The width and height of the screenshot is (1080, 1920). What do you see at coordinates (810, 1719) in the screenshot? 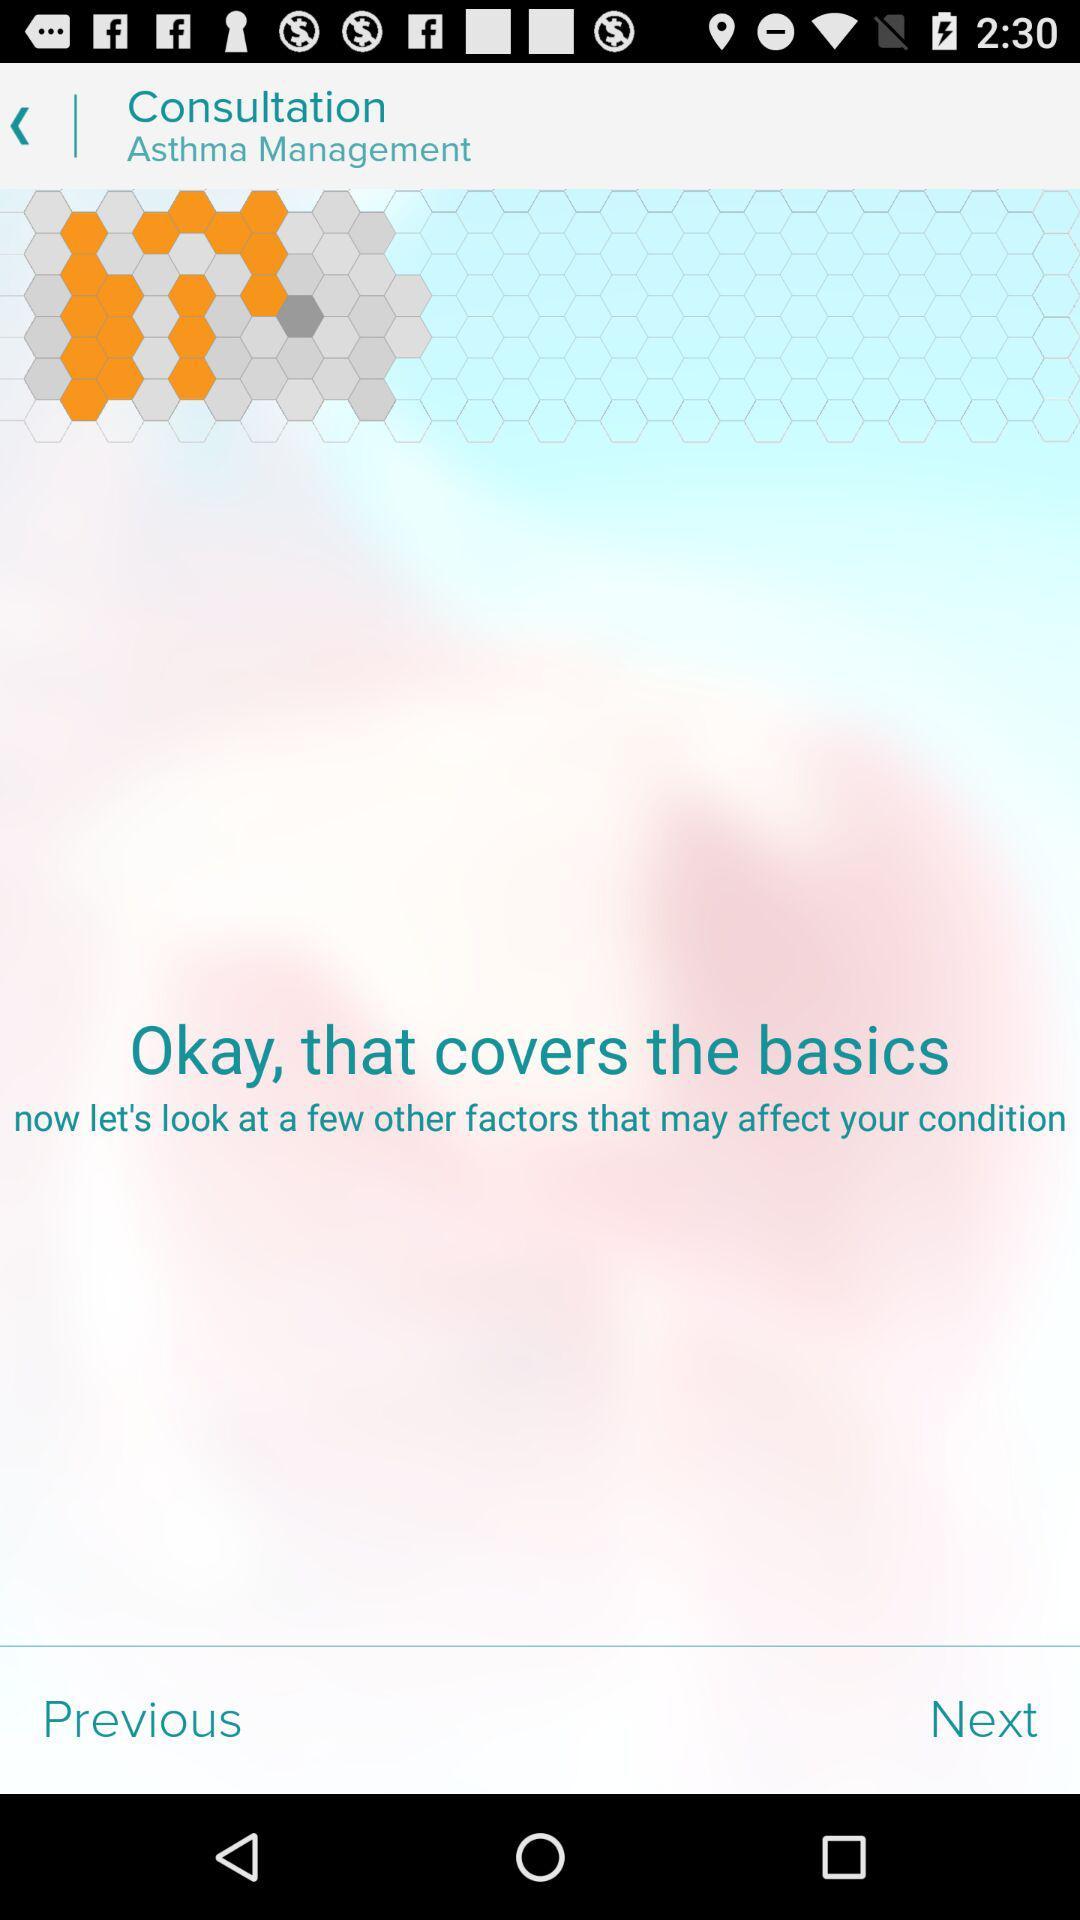
I see `next` at bounding box center [810, 1719].